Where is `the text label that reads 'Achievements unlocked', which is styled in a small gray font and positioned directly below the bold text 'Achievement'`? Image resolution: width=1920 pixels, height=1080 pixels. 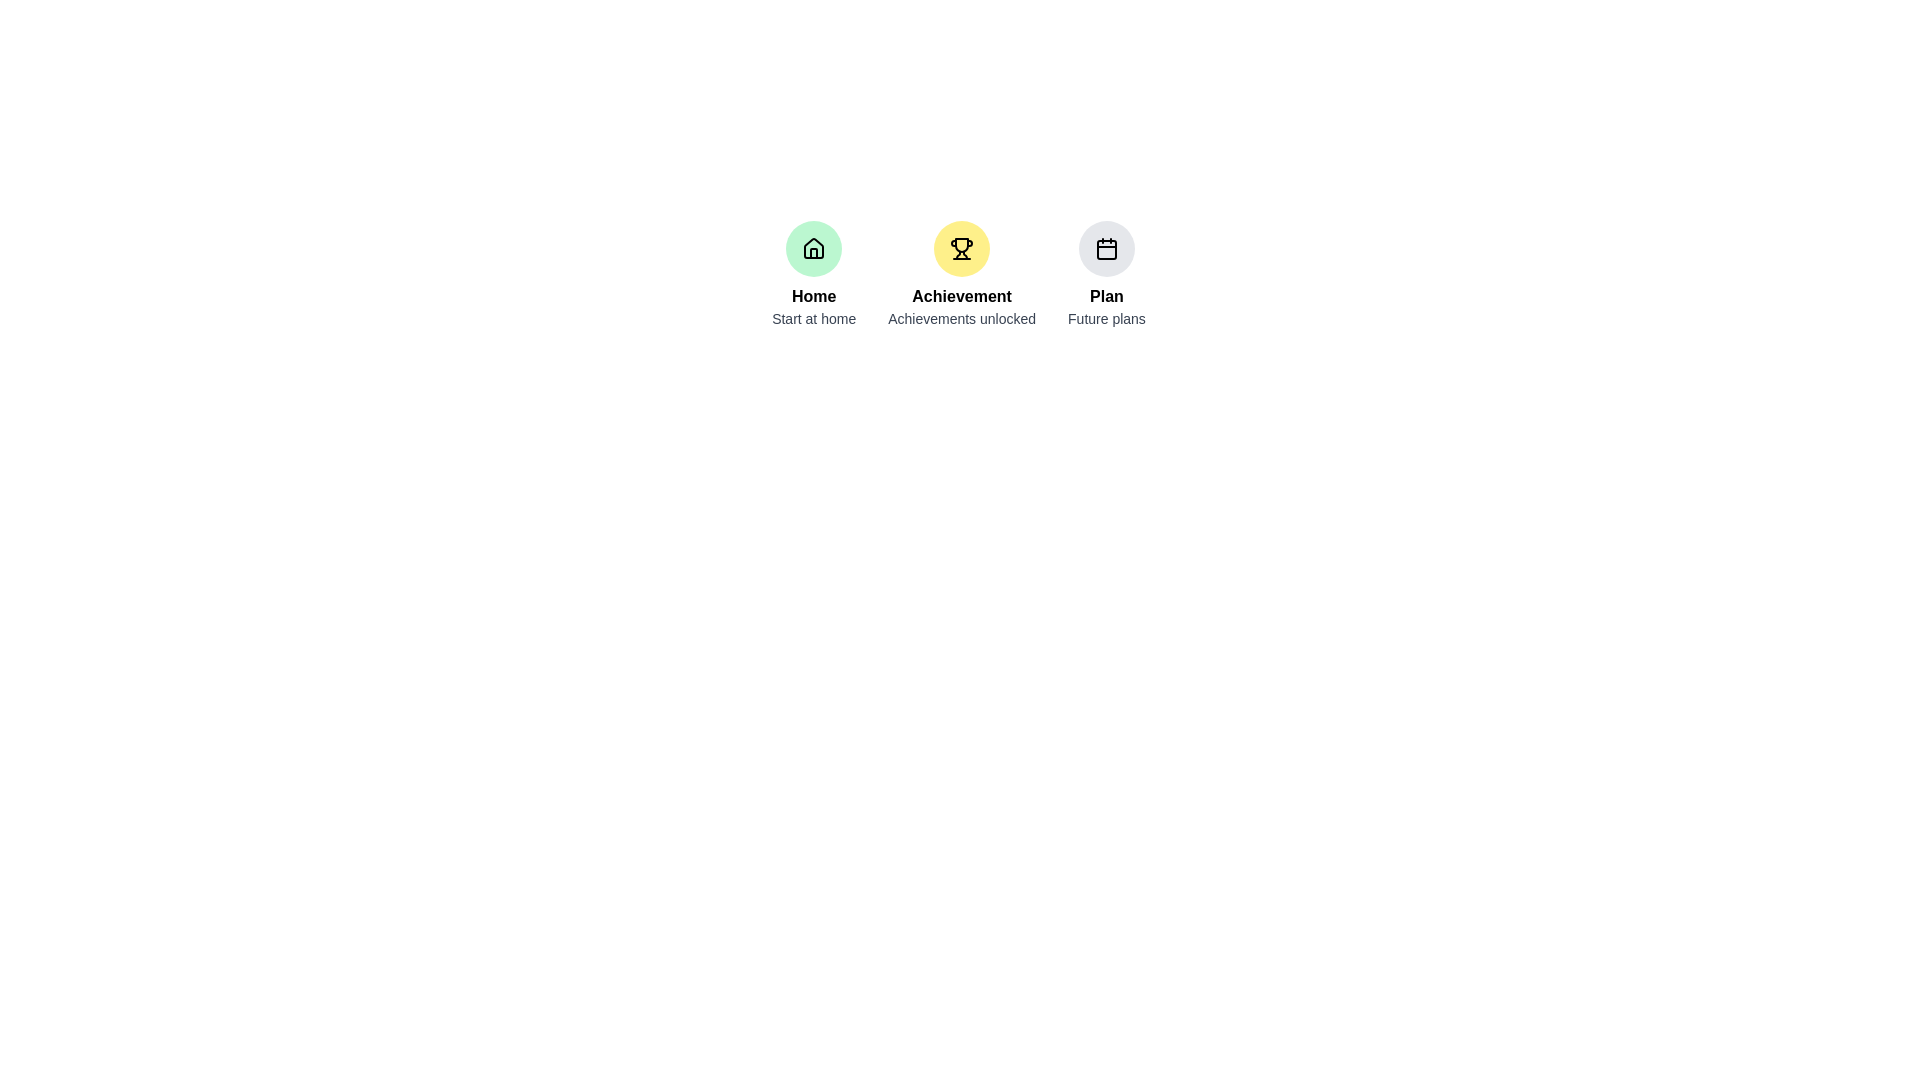 the text label that reads 'Achievements unlocked', which is styled in a small gray font and positioned directly below the bold text 'Achievement' is located at coordinates (962, 318).